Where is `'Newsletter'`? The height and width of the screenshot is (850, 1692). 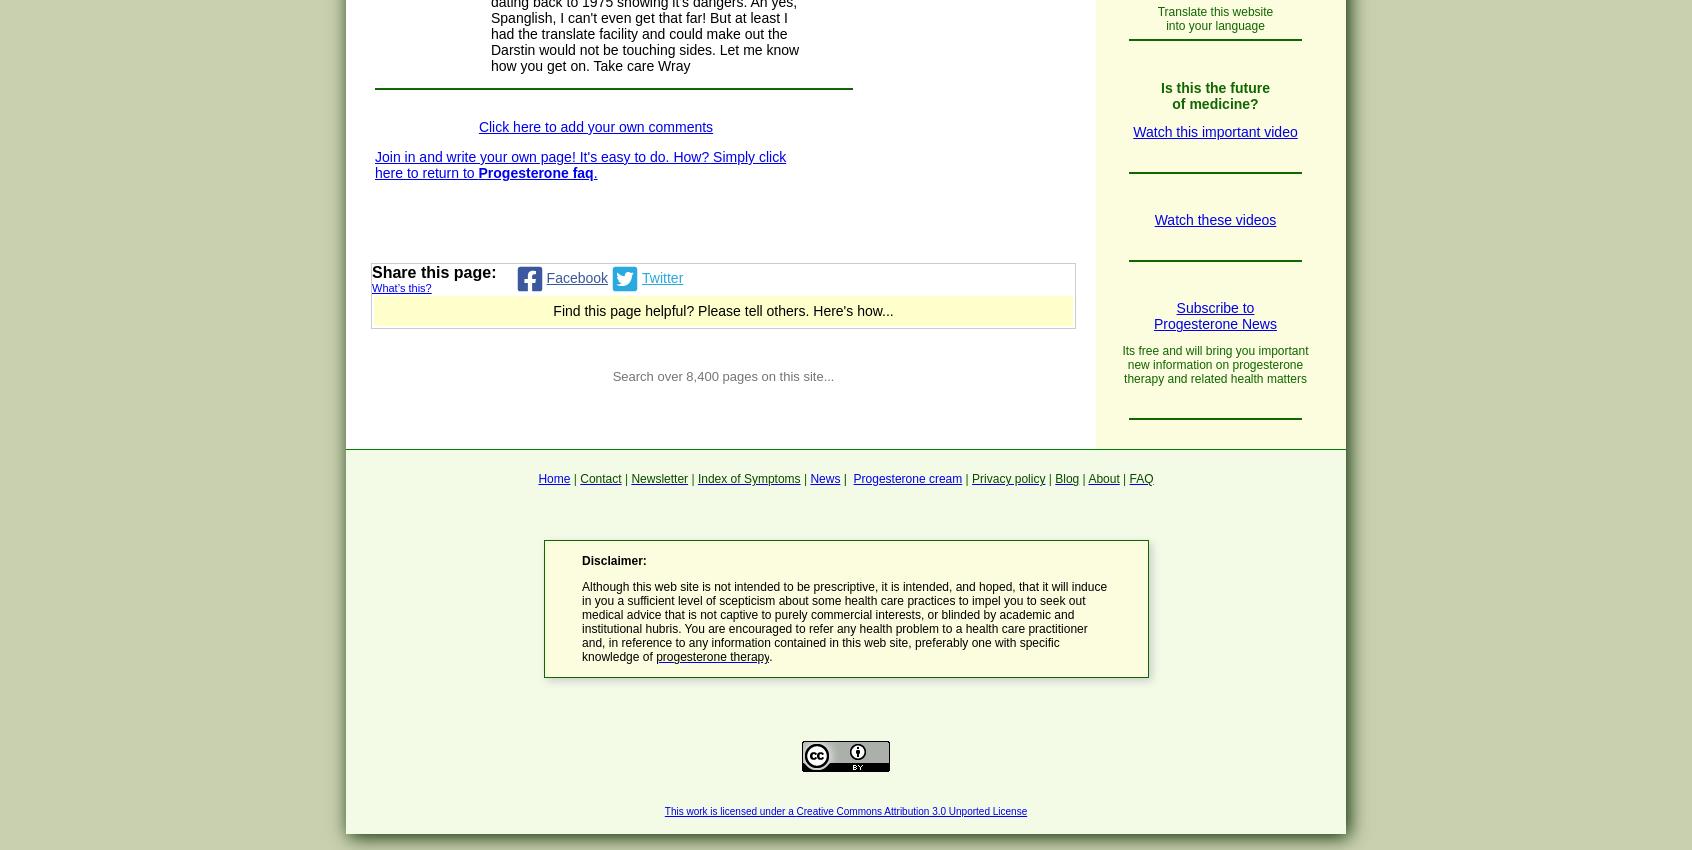
'Newsletter' is located at coordinates (659, 478).